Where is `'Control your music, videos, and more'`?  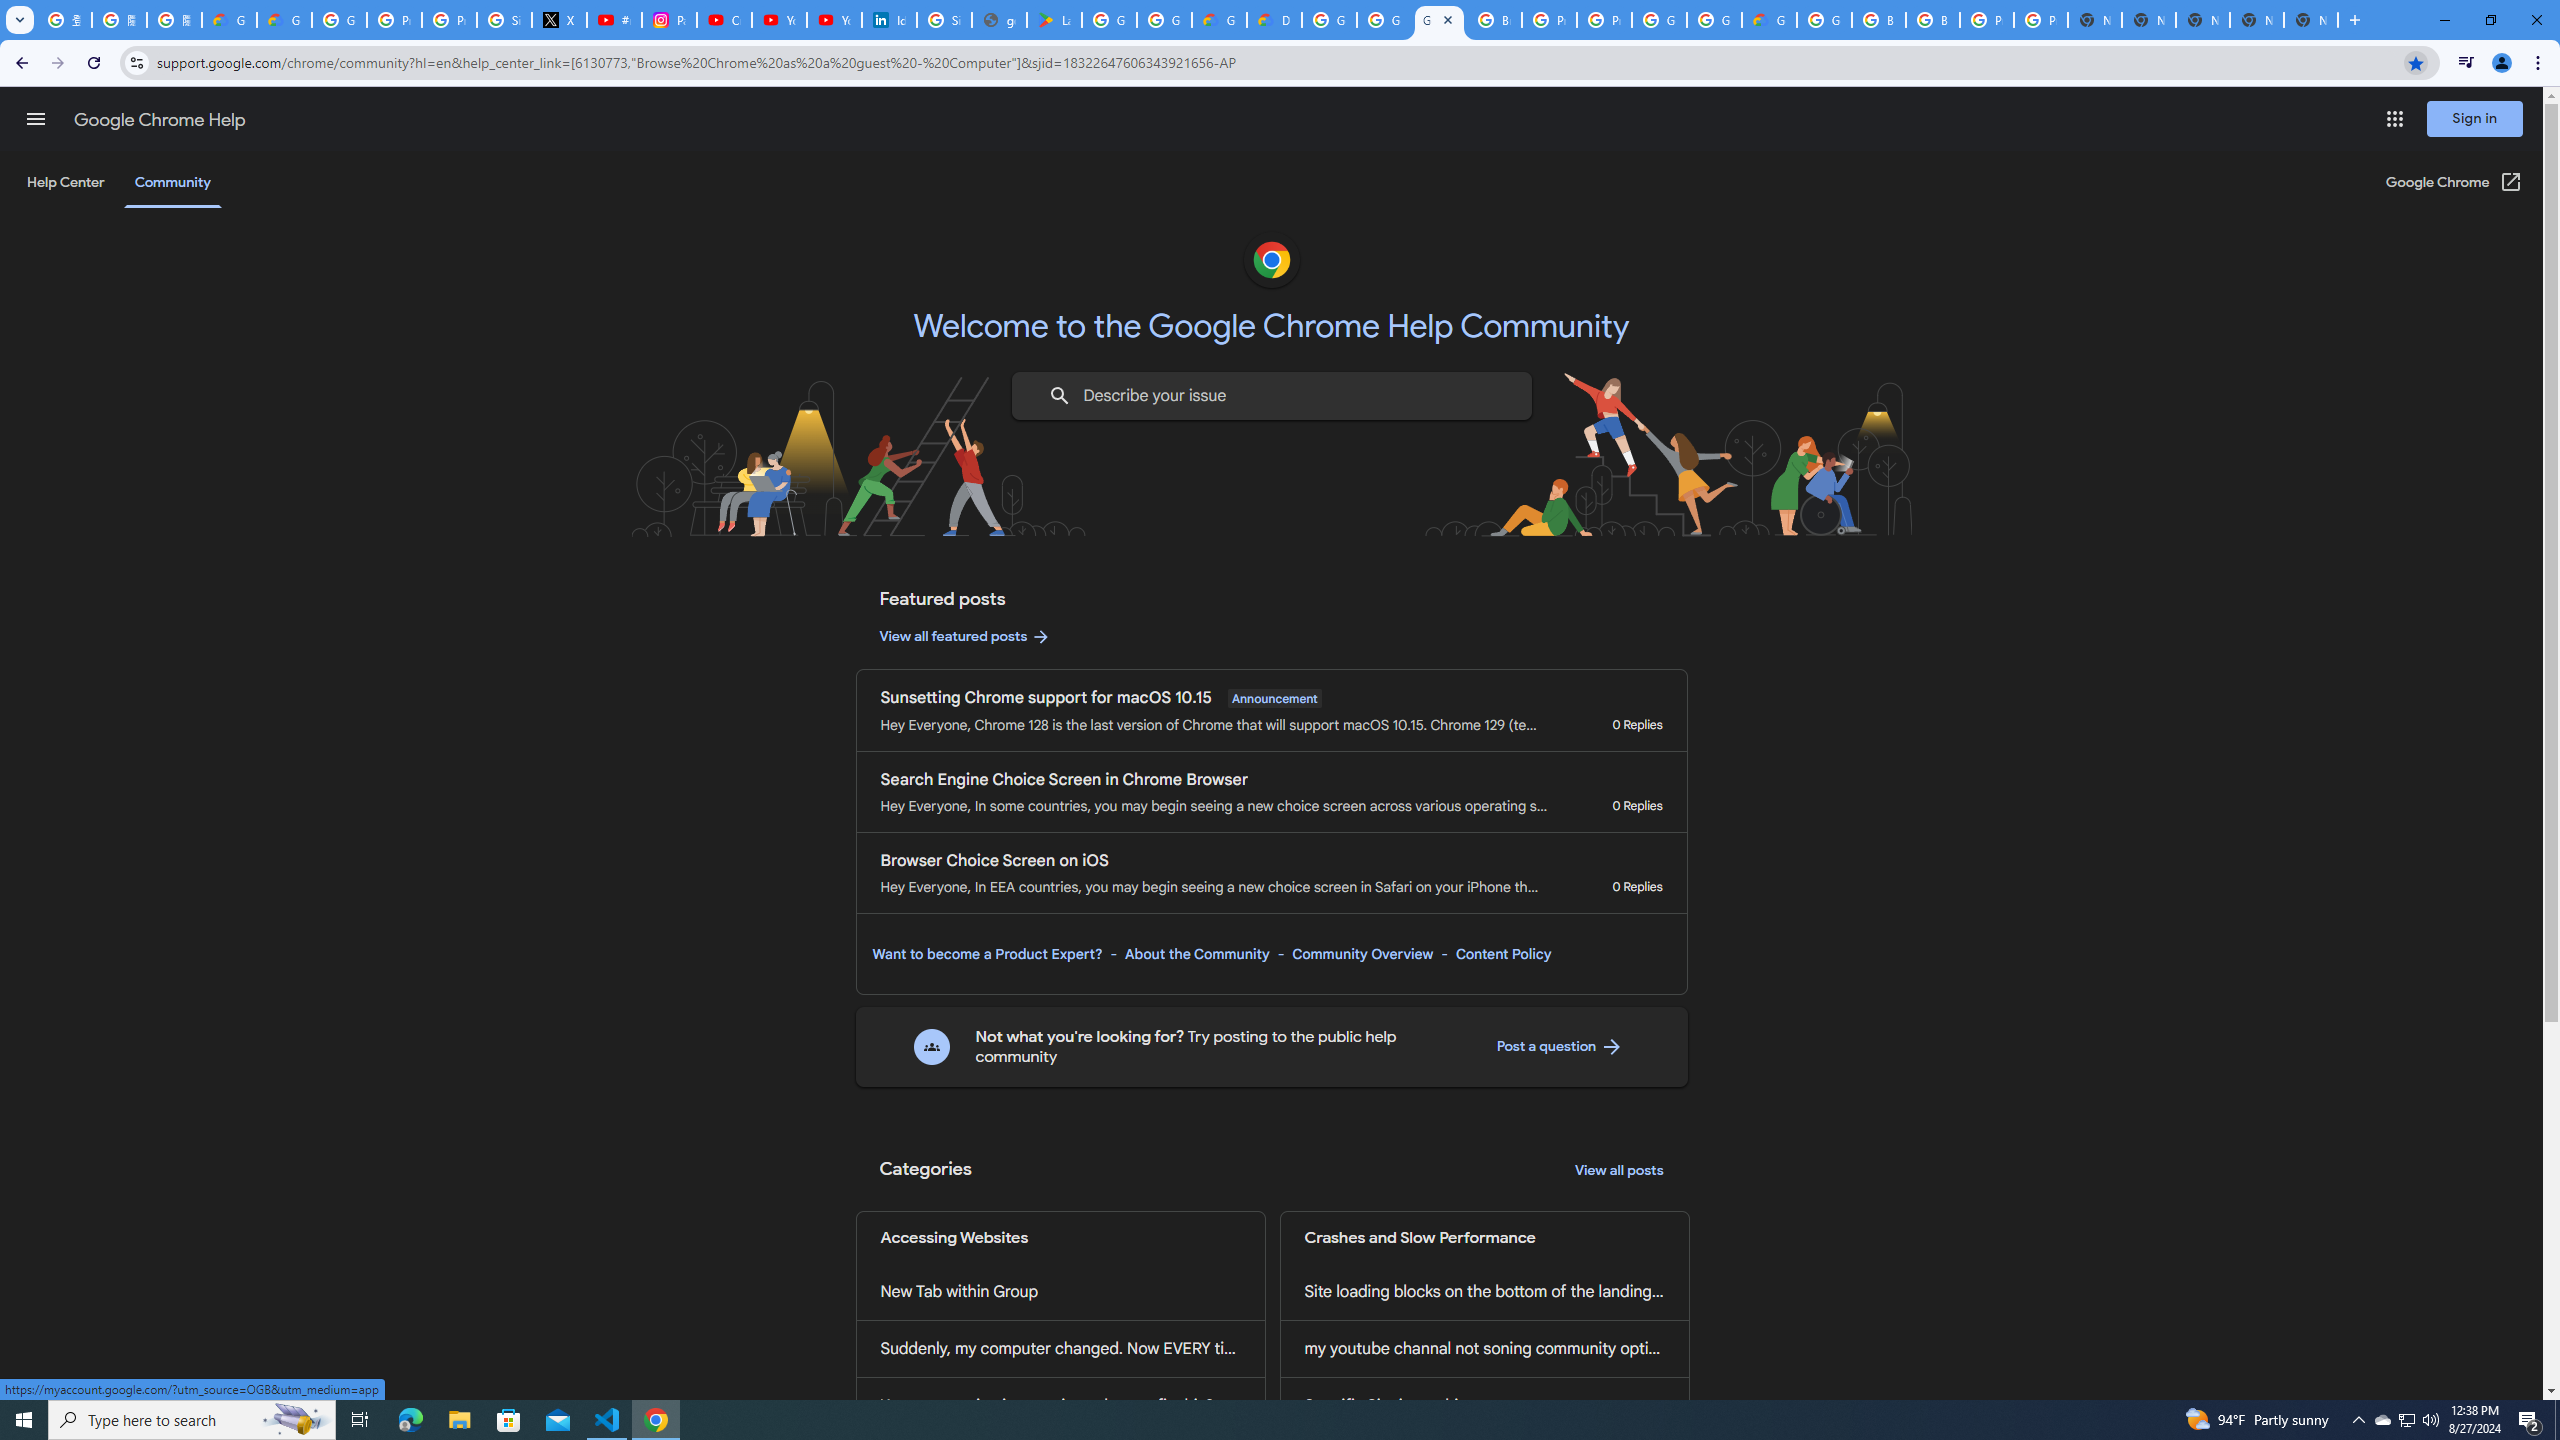 'Control your music, videos, and more' is located at coordinates (2466, 62).